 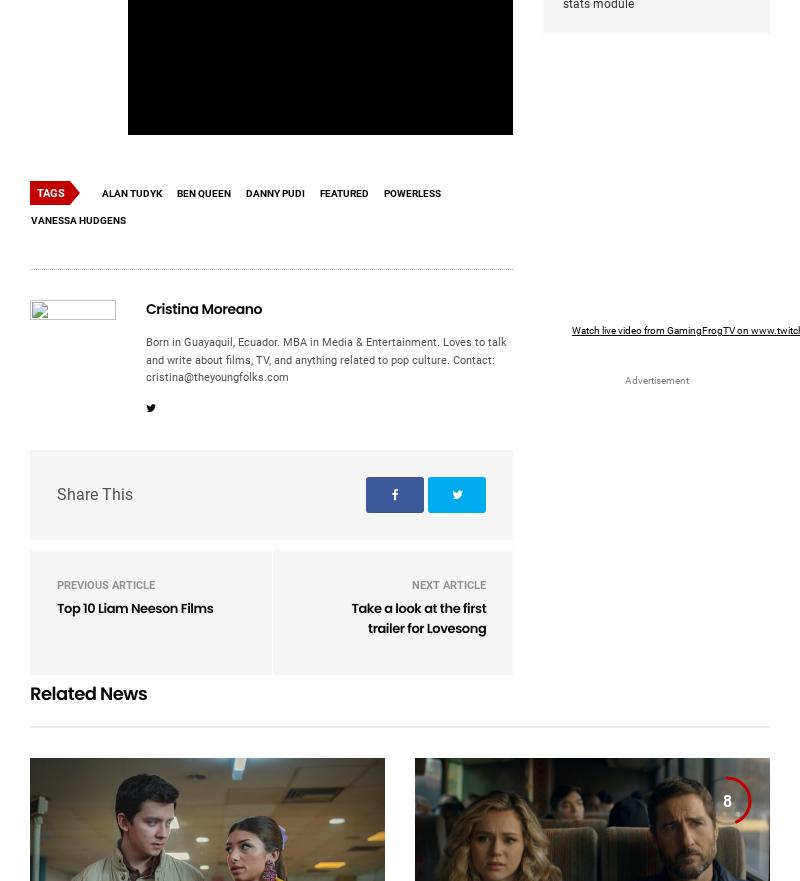 I want to click on 'Tags', so click(x=50, y=192).